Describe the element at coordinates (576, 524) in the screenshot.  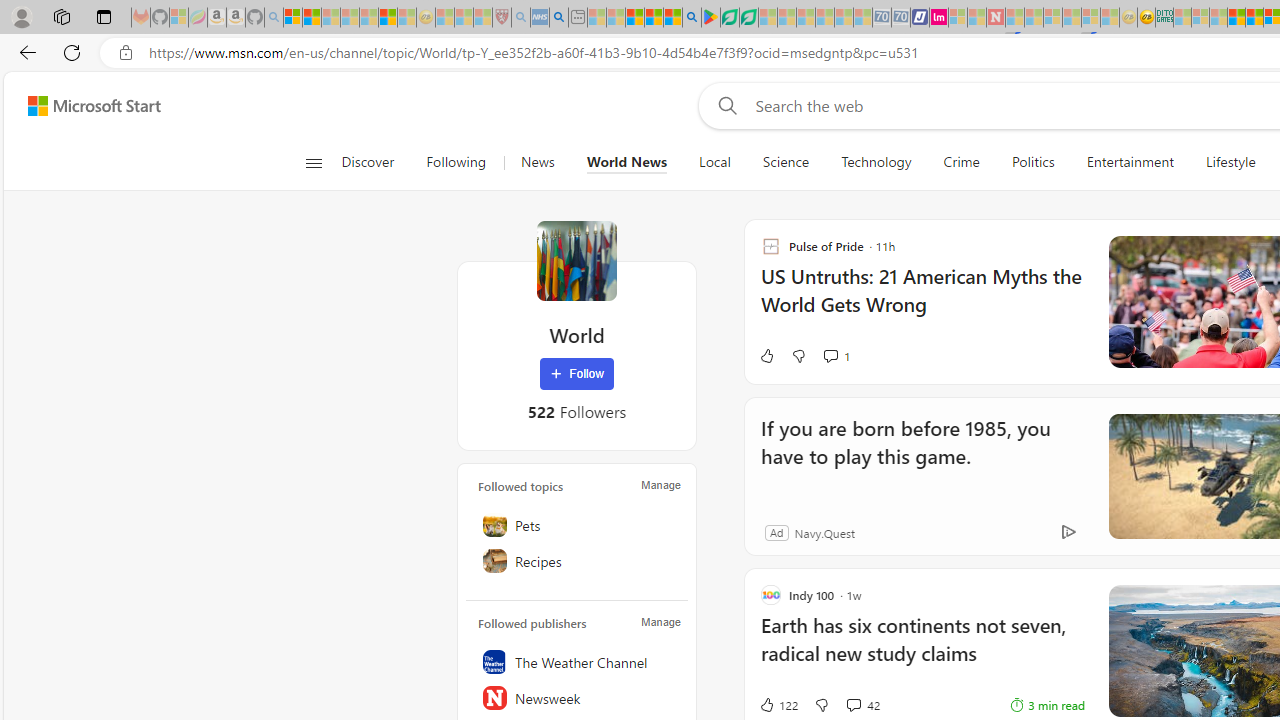
I see `'Pets'` at that location.